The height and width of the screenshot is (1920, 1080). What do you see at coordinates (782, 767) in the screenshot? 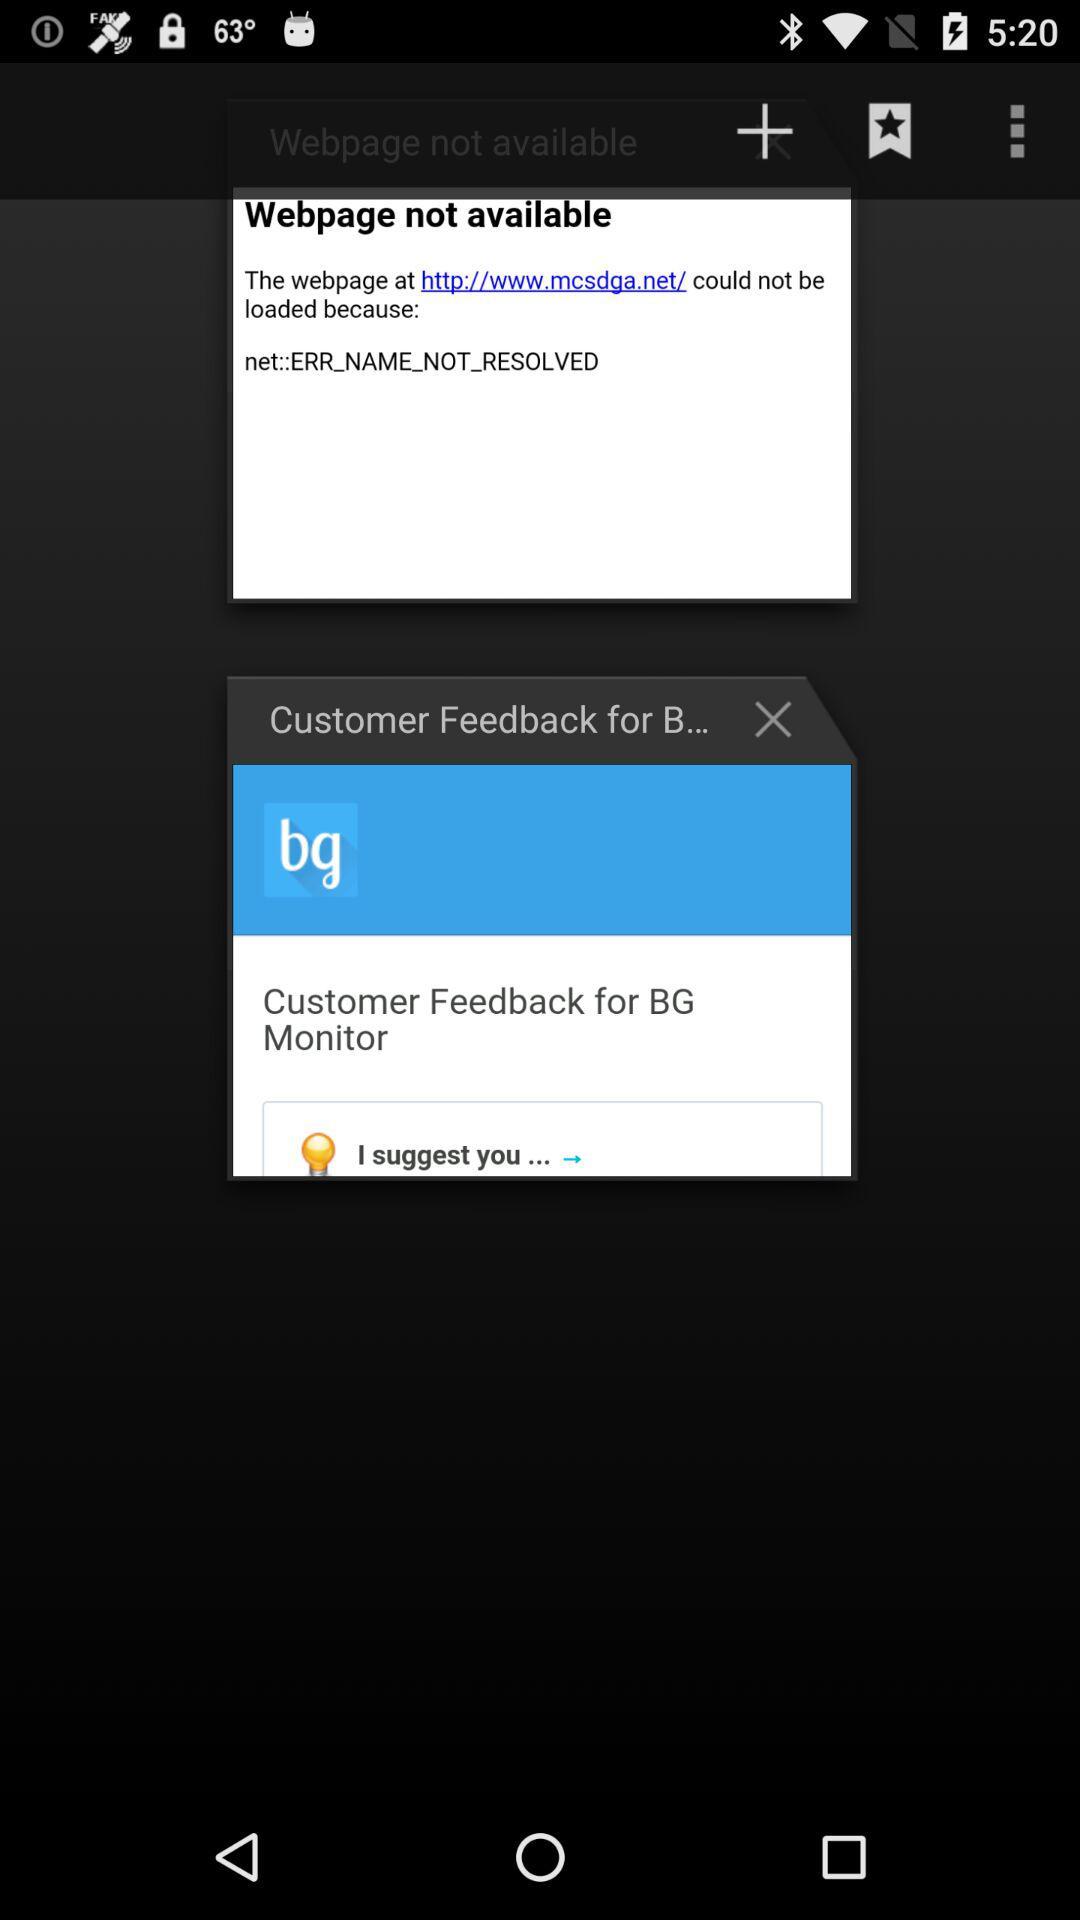
I see `the close icon` at bounding box center [782, 767].